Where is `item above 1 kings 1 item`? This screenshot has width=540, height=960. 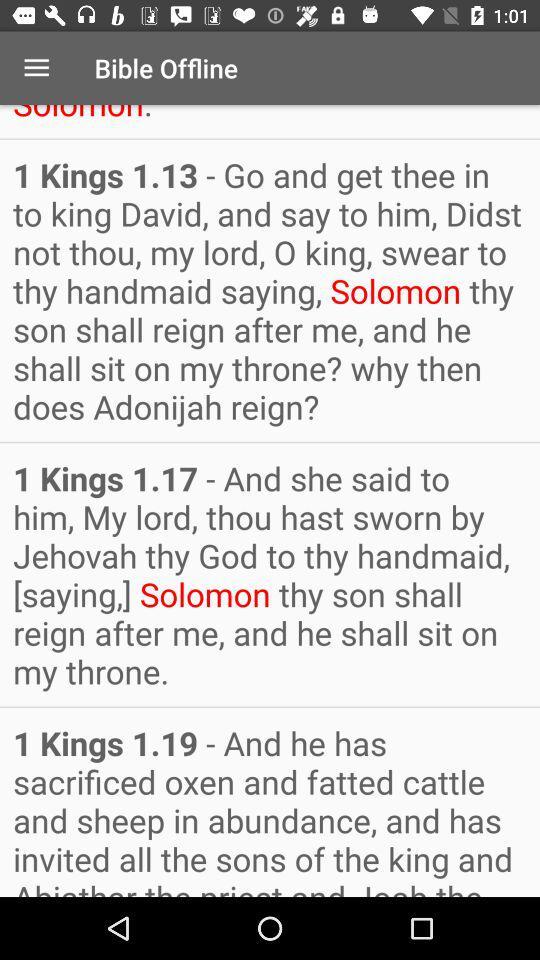
item above 1 kings 1 item is located at coordinates (36, 68).